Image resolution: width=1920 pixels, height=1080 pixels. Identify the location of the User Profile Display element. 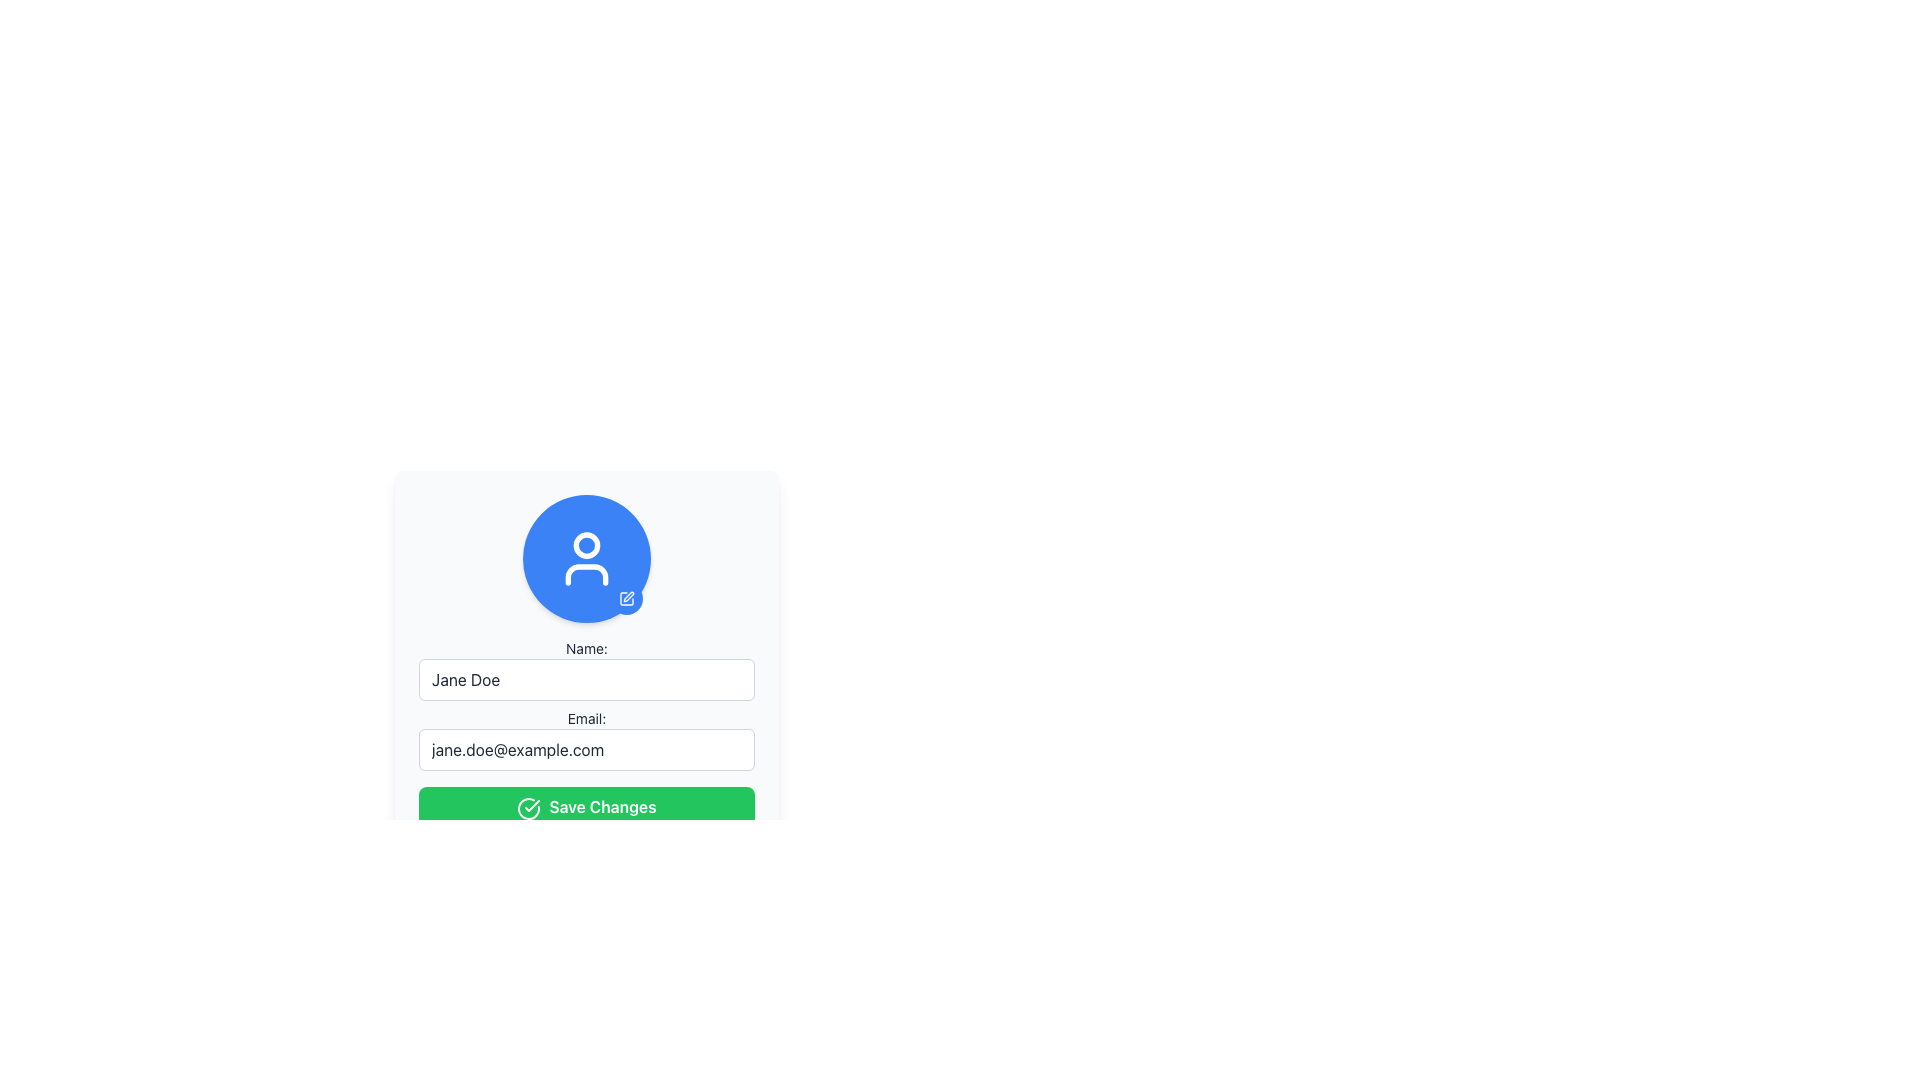
(585, 559).